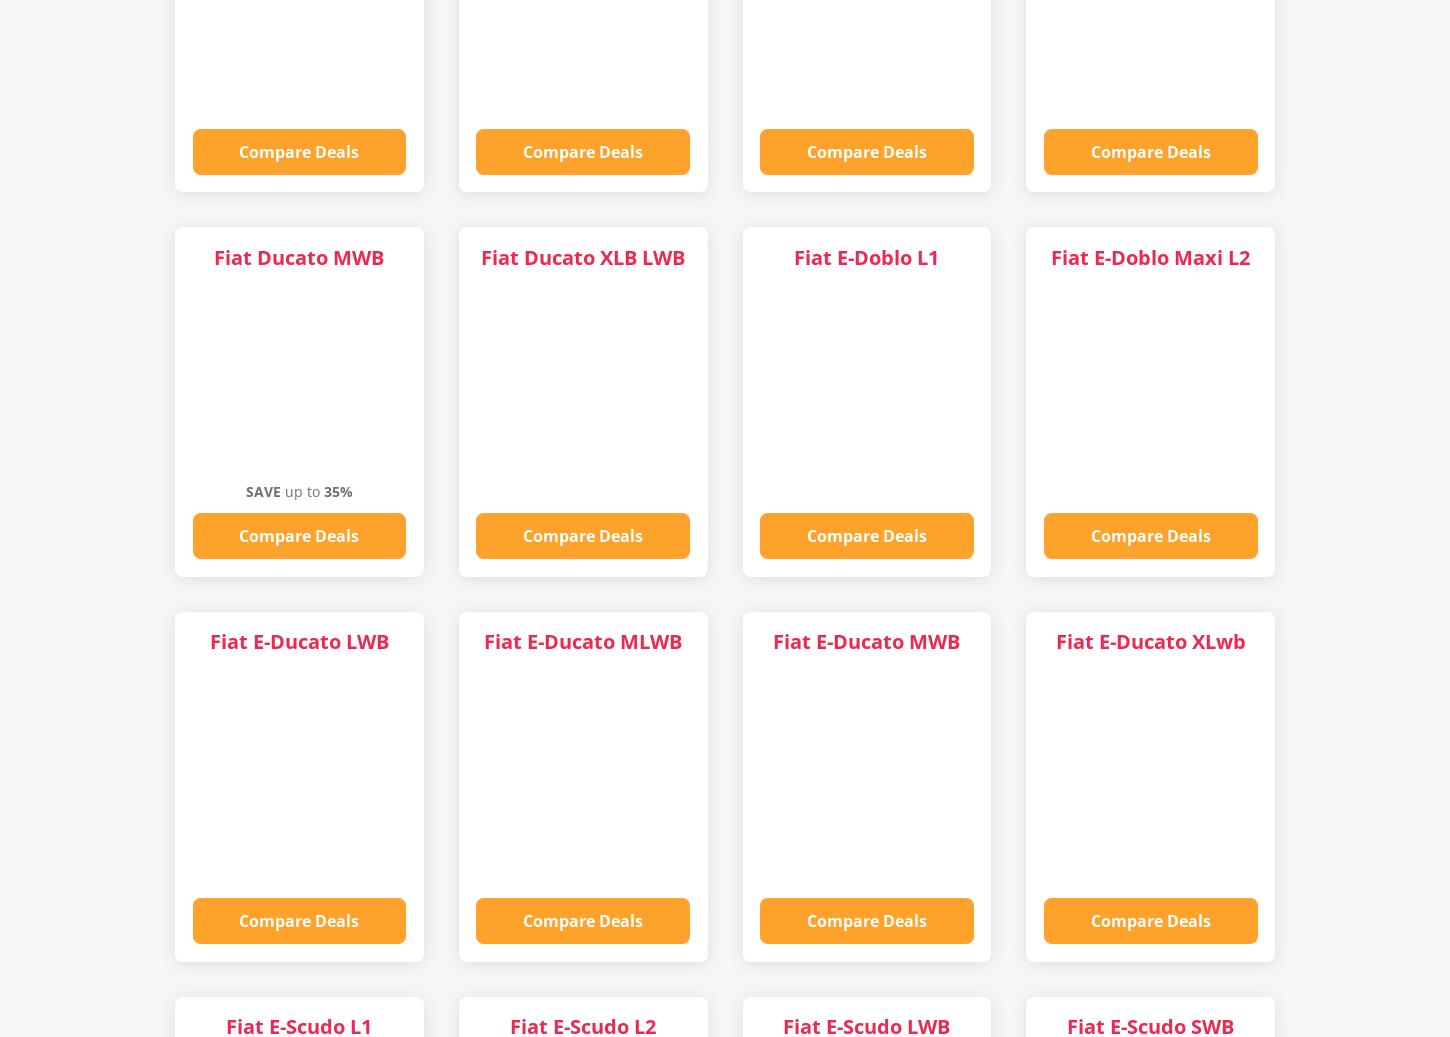 The image size is (1450, 1037). What do you see at coordinates (583, 641) in the screenshot?
I see `'Fiat E-Ducato MLWB'` at bounding box center [583, 641].